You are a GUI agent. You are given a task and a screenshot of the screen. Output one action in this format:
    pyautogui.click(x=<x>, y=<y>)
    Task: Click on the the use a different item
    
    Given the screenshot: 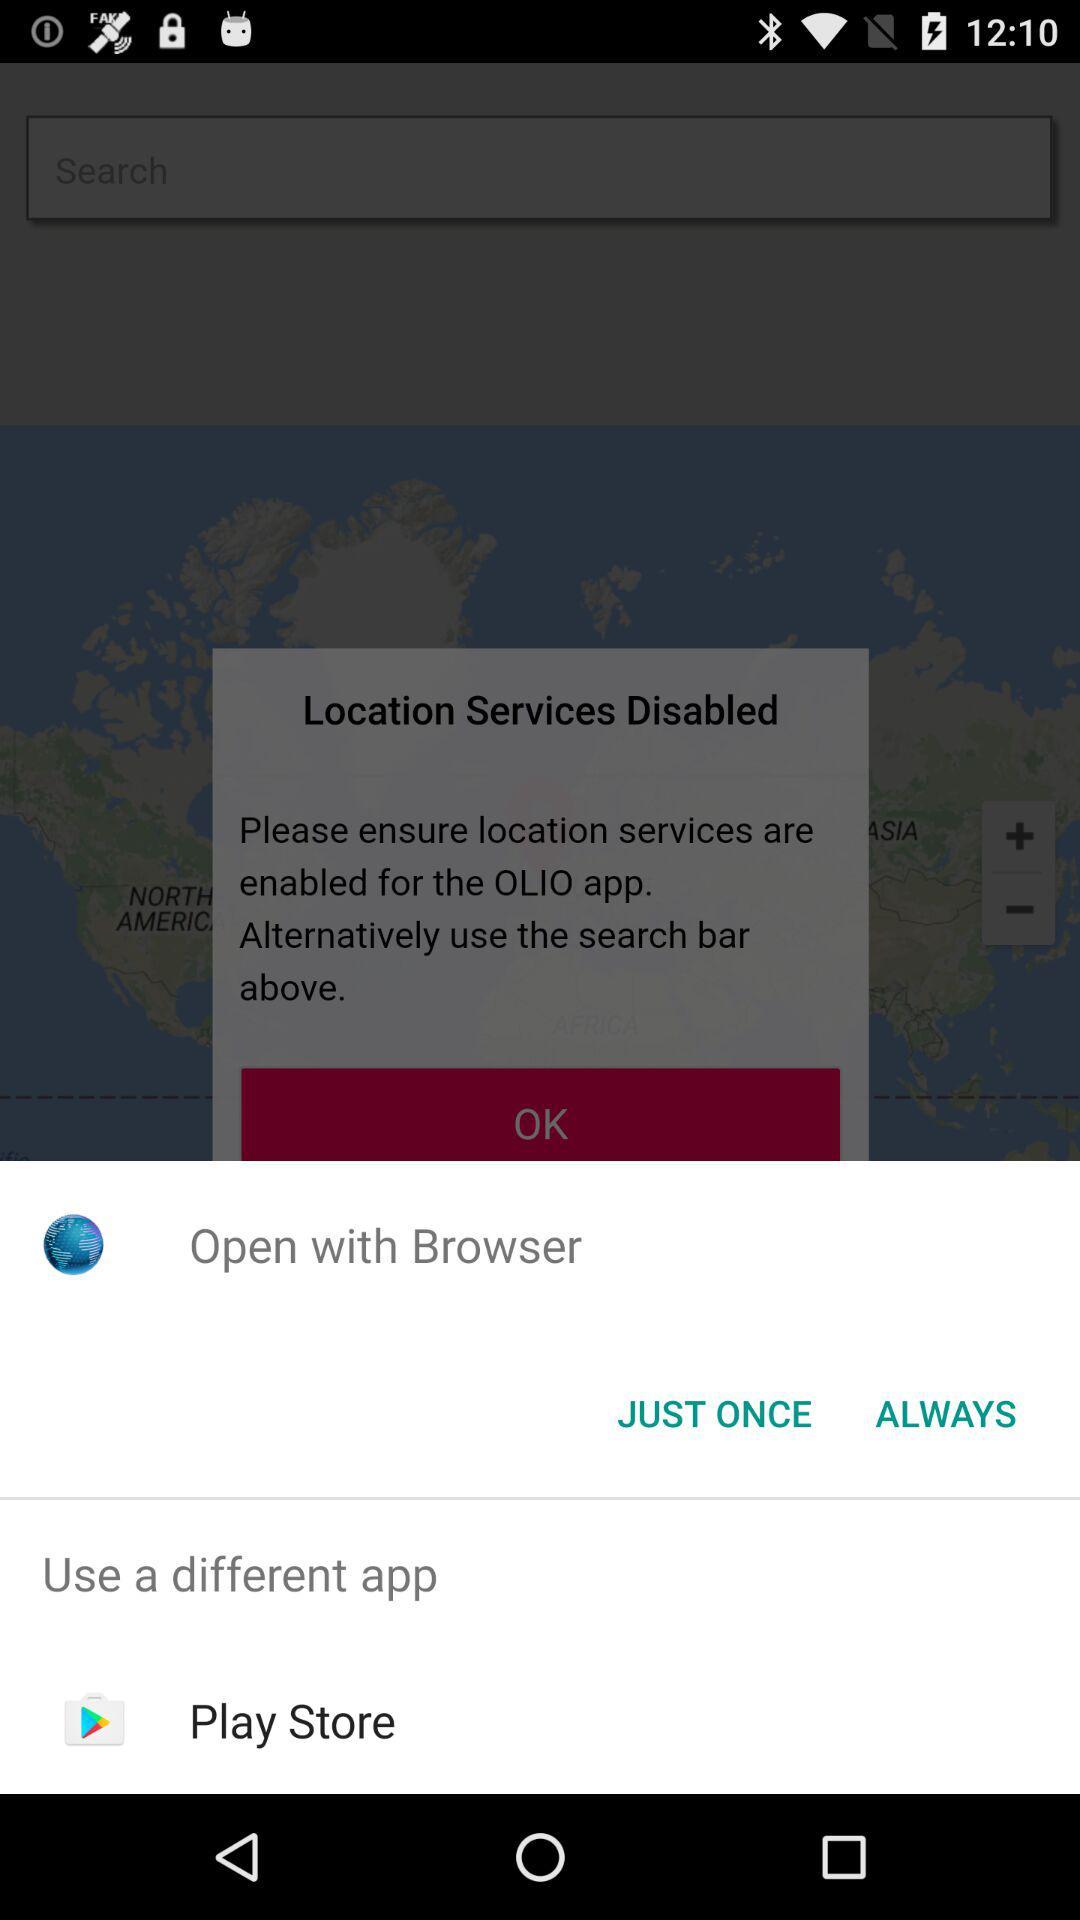 What is the action you would take?
    pyautogui.click(x=540, y=1572)
    